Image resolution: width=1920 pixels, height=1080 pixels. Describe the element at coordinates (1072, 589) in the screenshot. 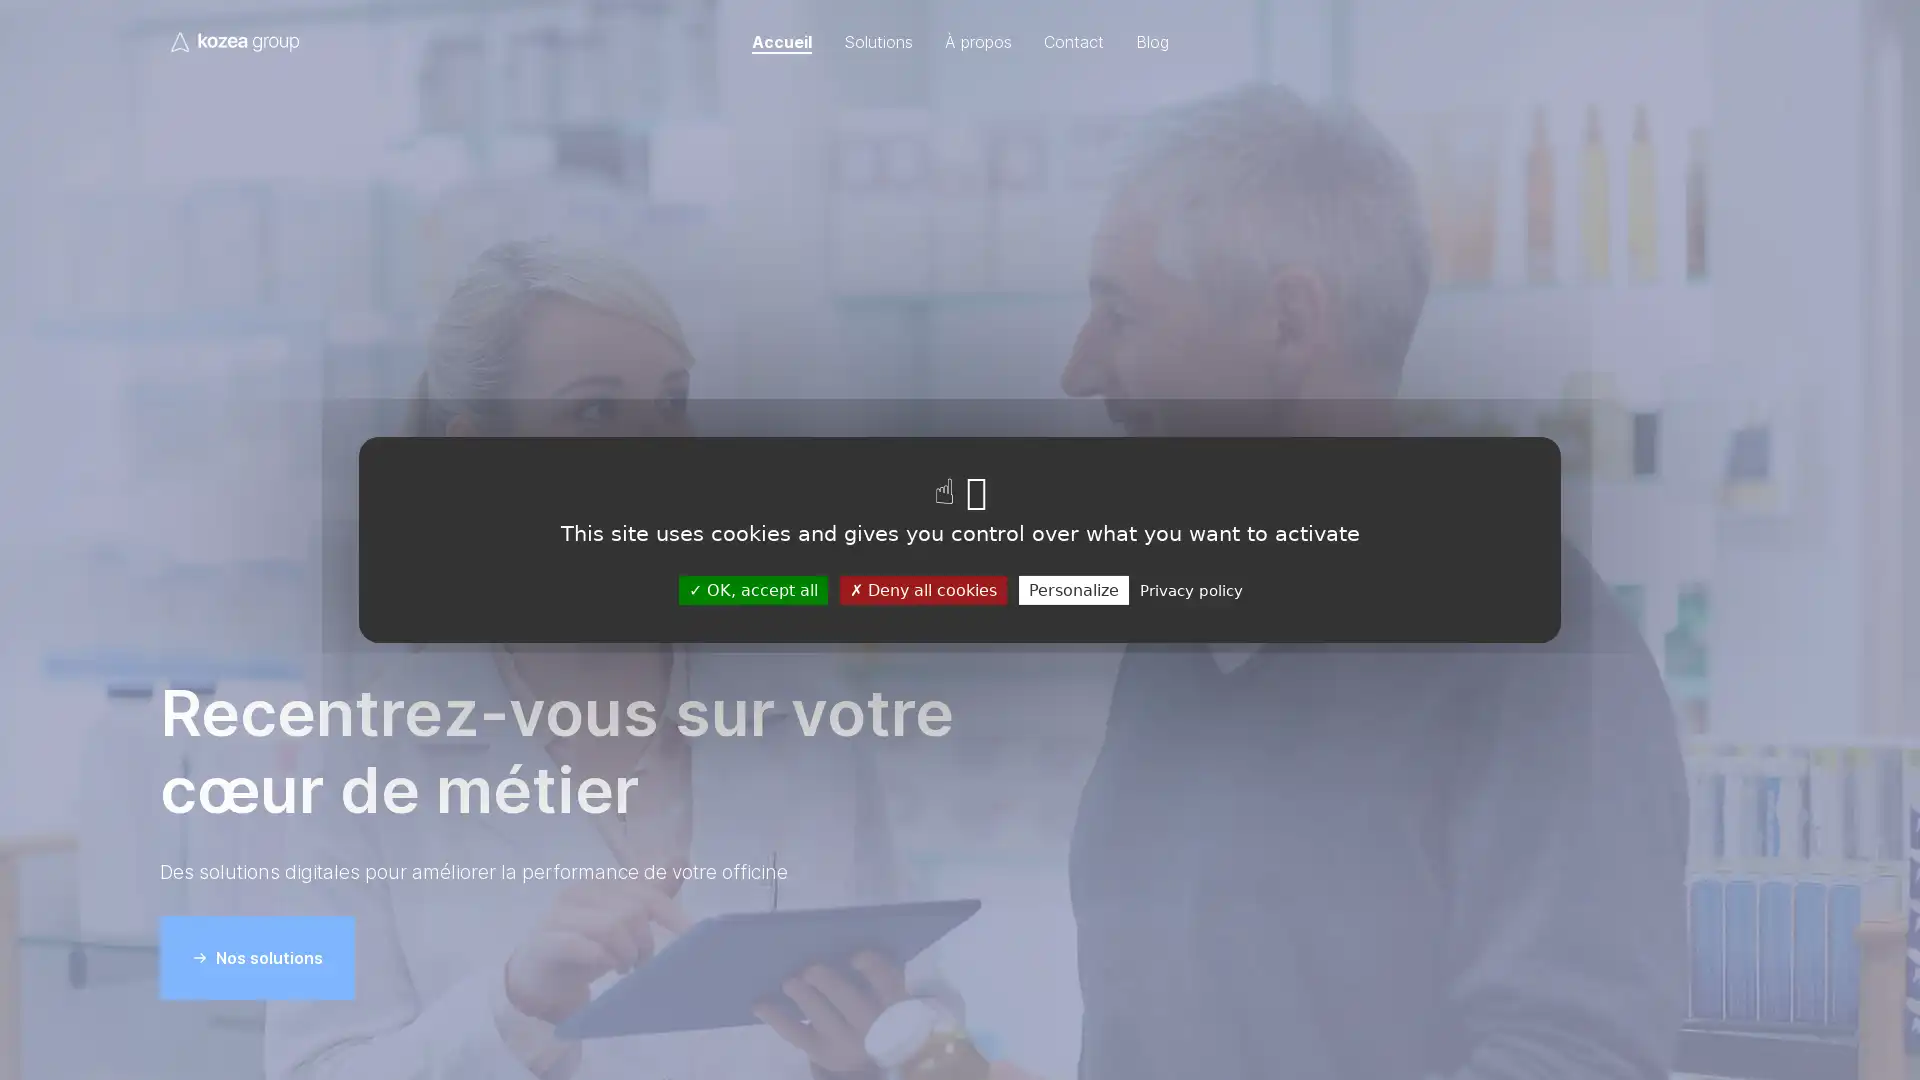

I see `Personalize (modal window)` at that location.